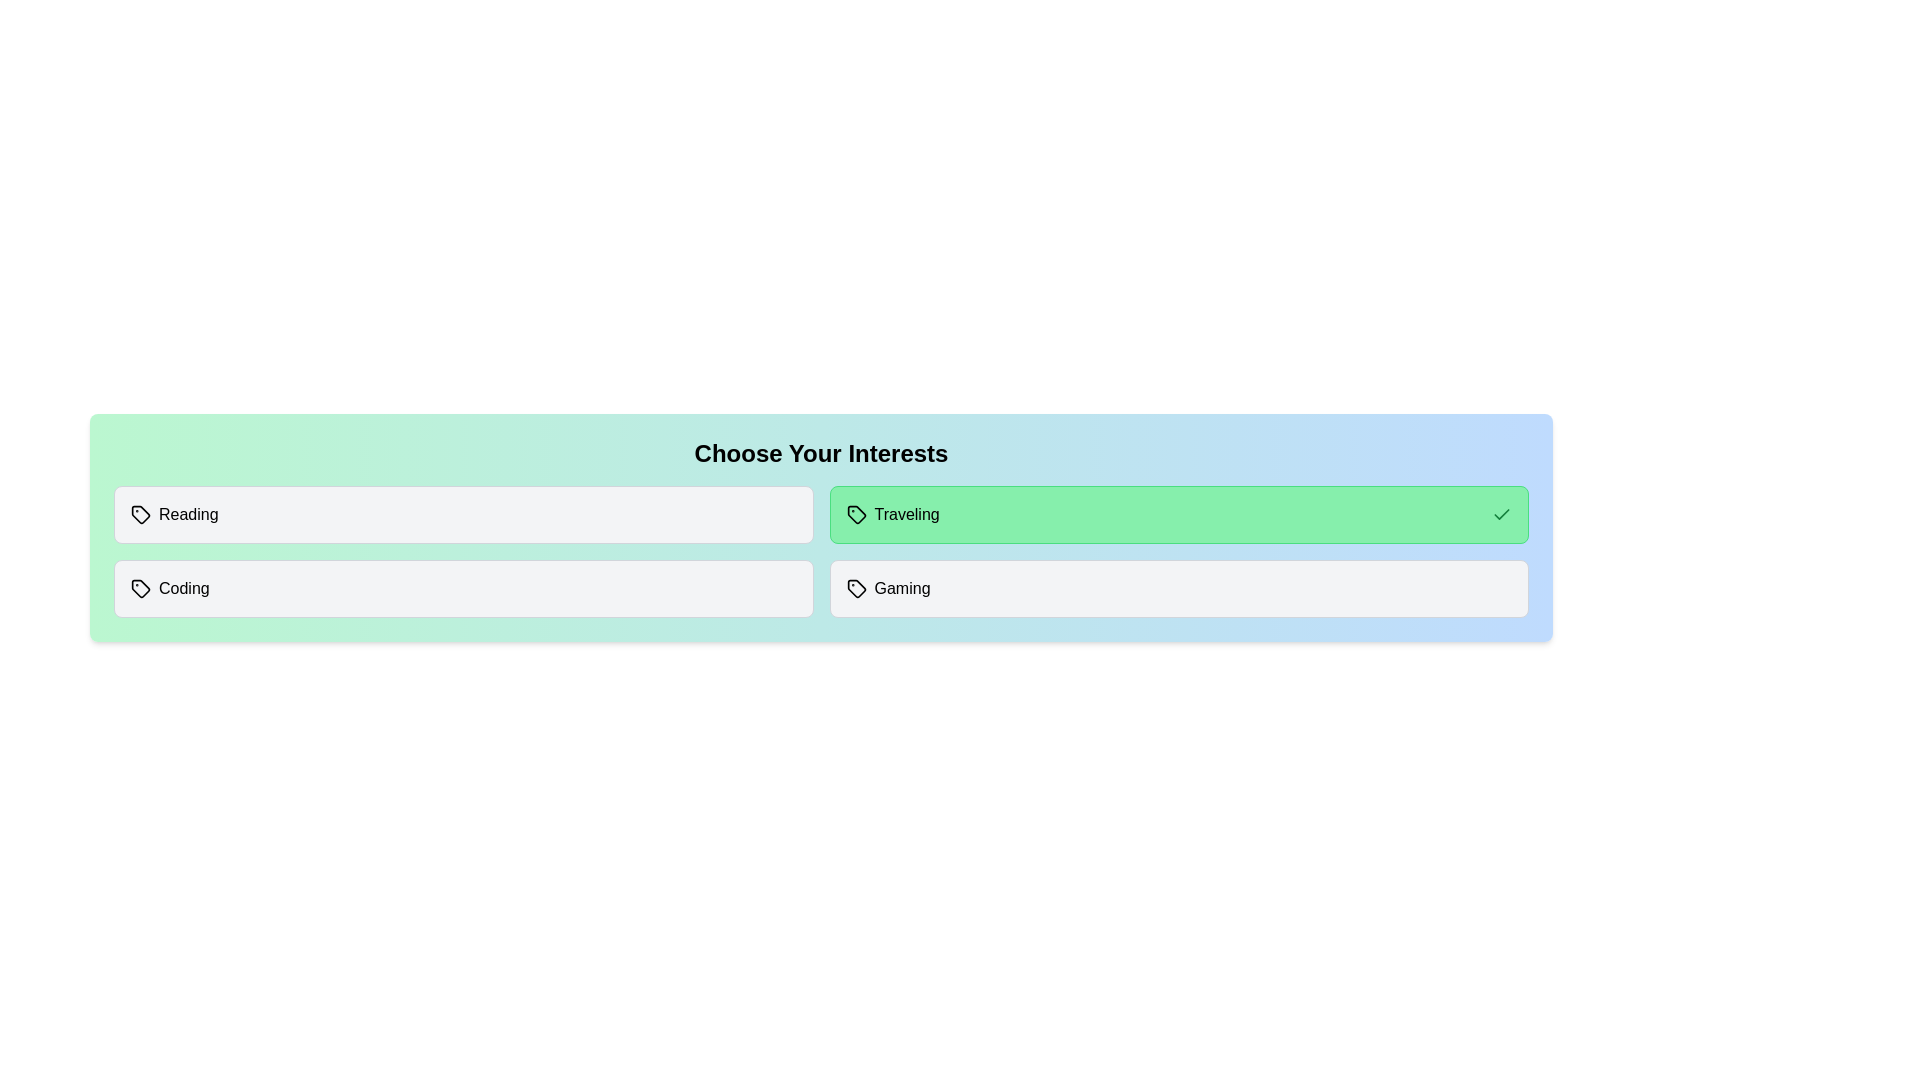 This screenshot has height=1080, width=1920. I want to click on the interest item Traveling, so click(1179, 514).